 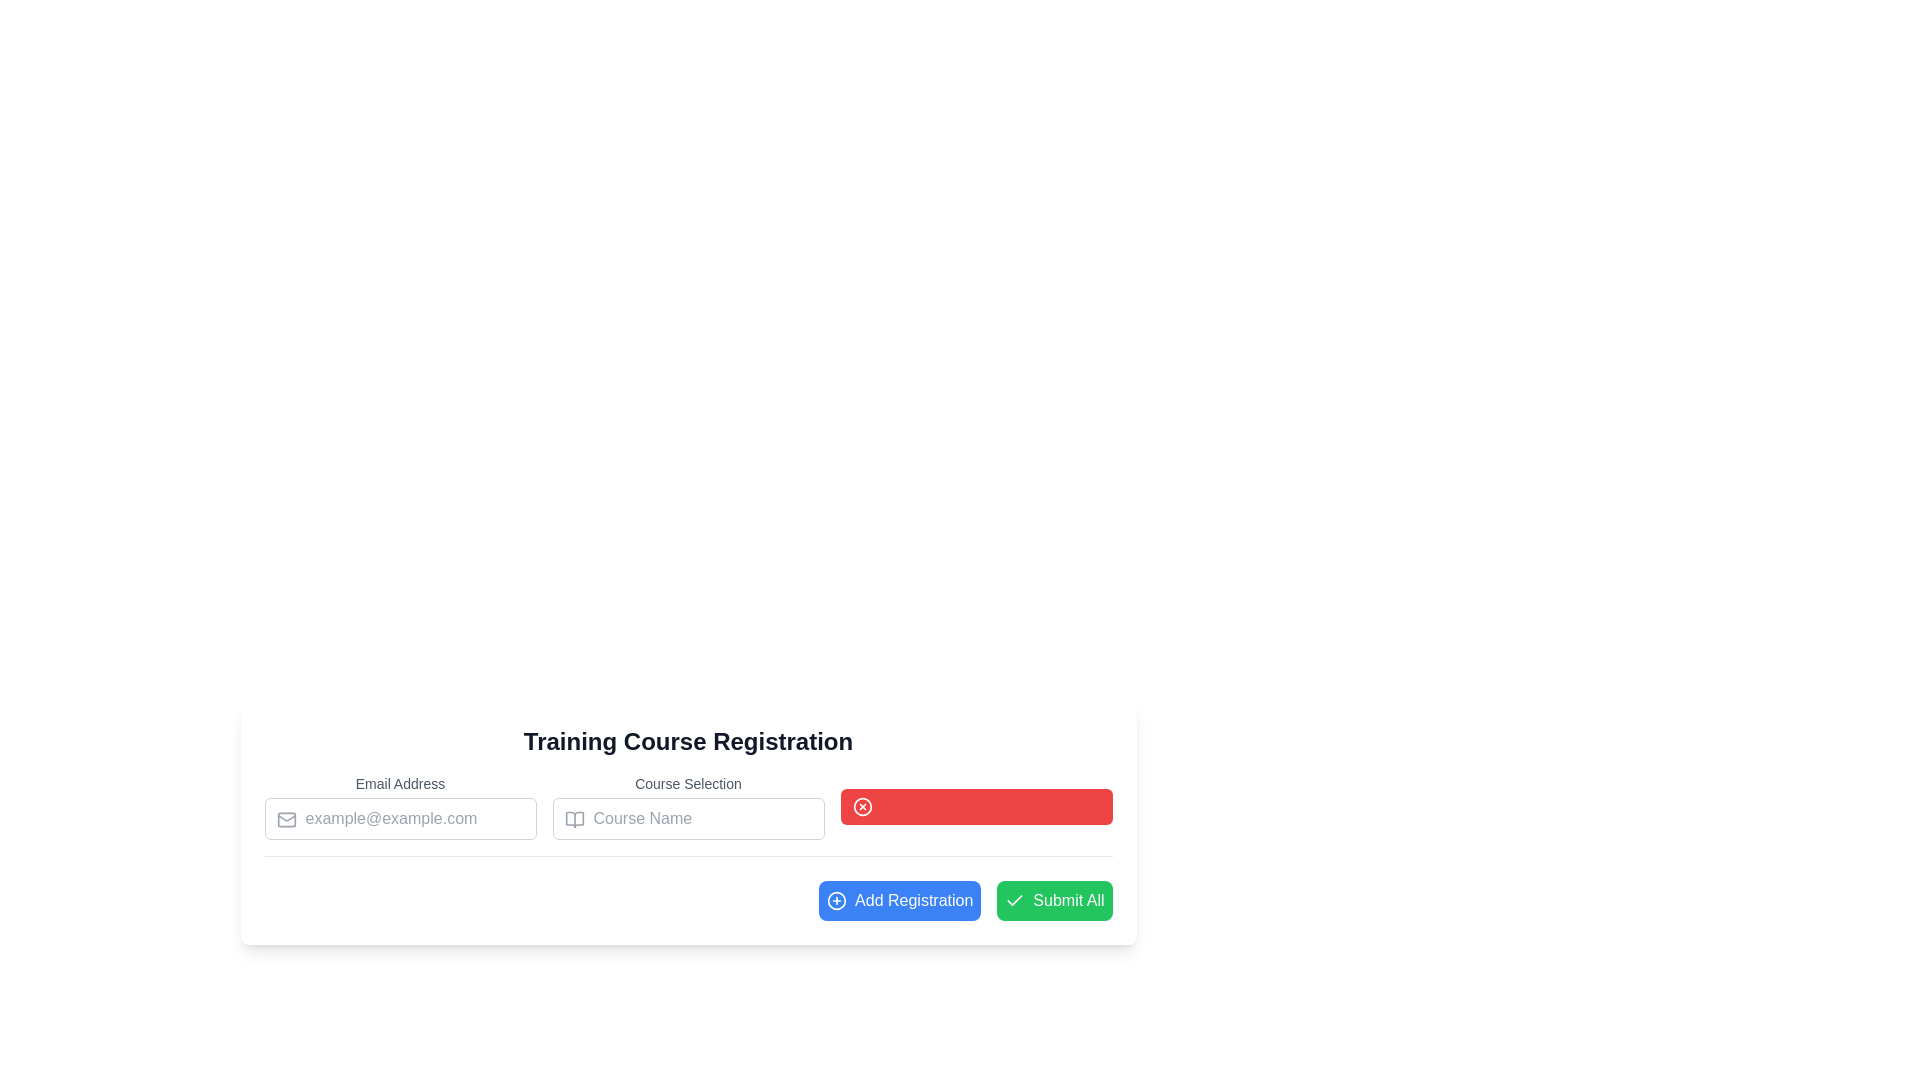 I want to click on the text label that describes the email input field, which is positioned above the email input and aligned with its left edge in the registration section, so click(x=400, y=782).